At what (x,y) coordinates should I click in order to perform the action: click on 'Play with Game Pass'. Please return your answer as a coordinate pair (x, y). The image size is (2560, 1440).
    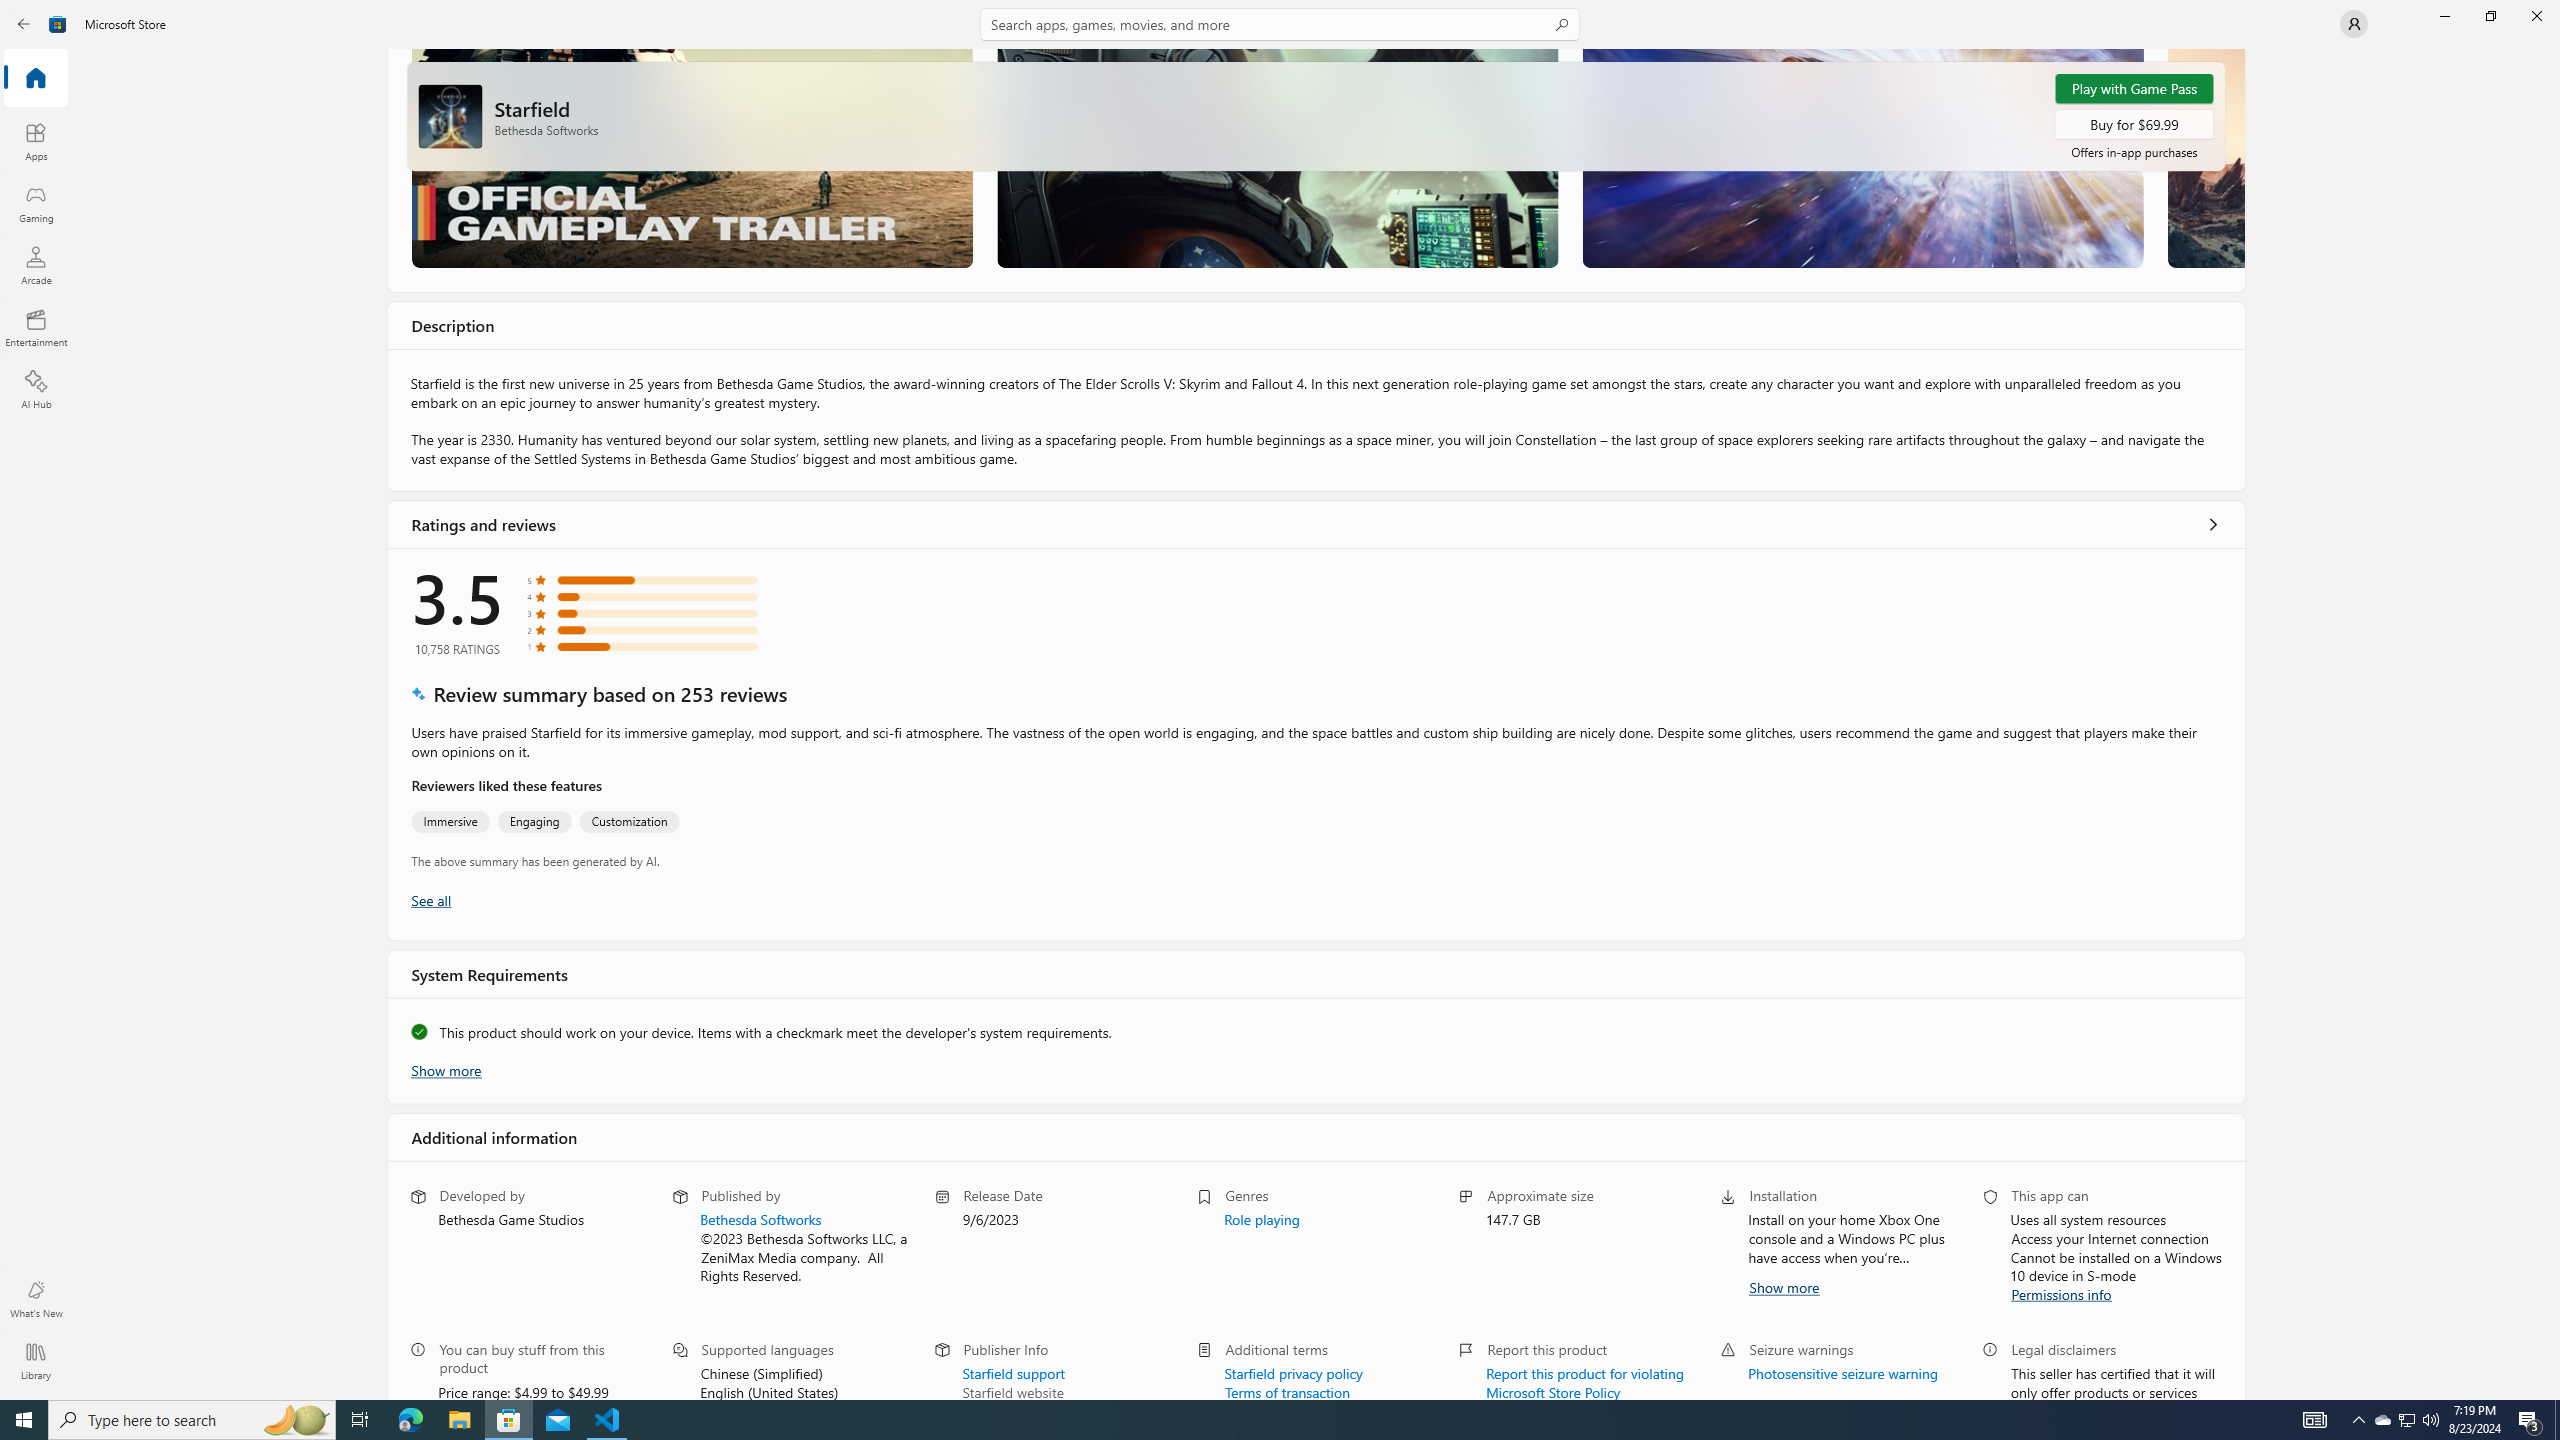
    Looking at the image, I should click on (2132, 88).